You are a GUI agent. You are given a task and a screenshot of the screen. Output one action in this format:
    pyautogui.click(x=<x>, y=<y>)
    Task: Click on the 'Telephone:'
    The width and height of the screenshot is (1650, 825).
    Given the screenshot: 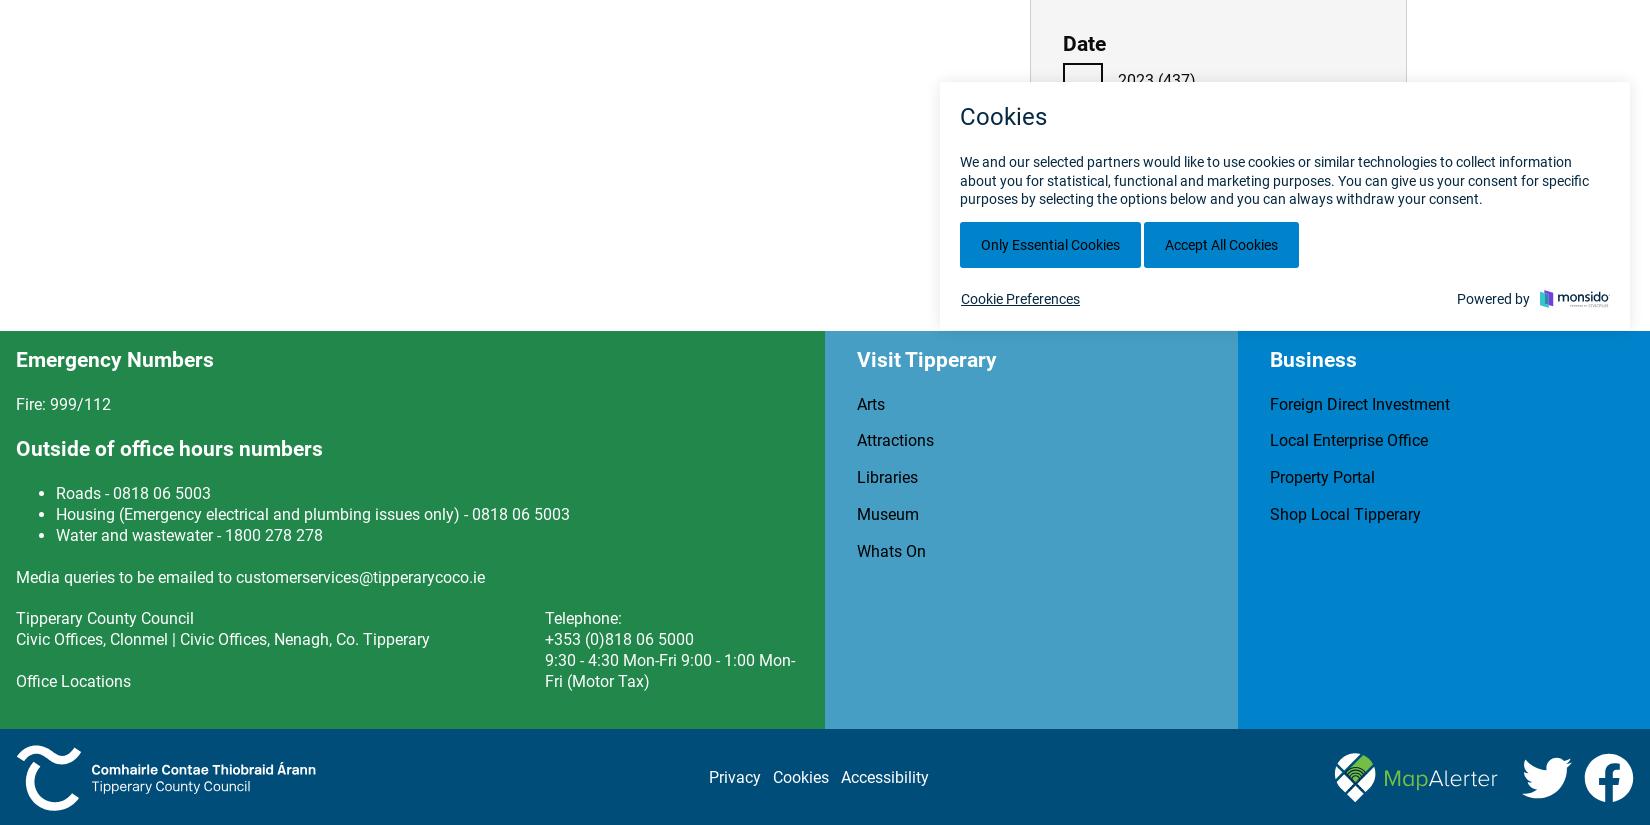 What is the action you would take?
    pyautogui.click(x=543, y=618)
    